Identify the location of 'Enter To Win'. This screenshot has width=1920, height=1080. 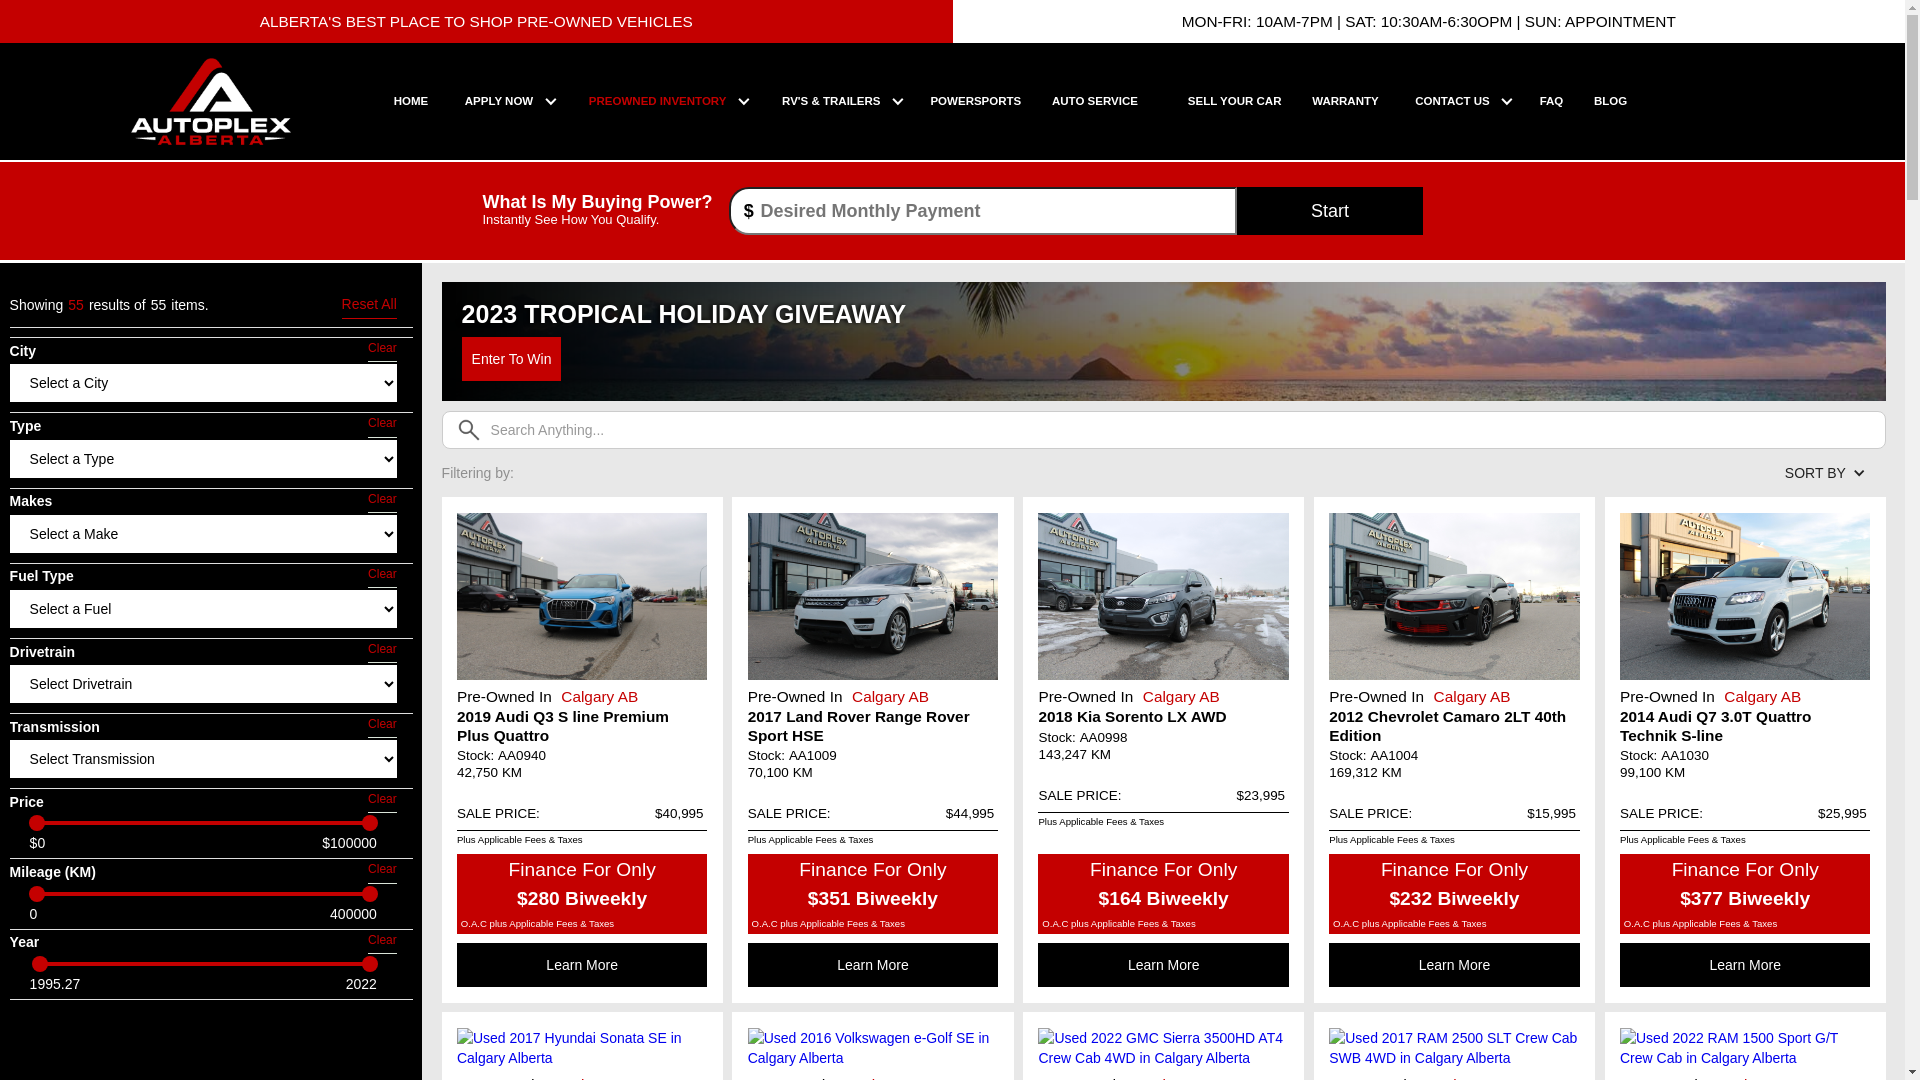
(460, 357).